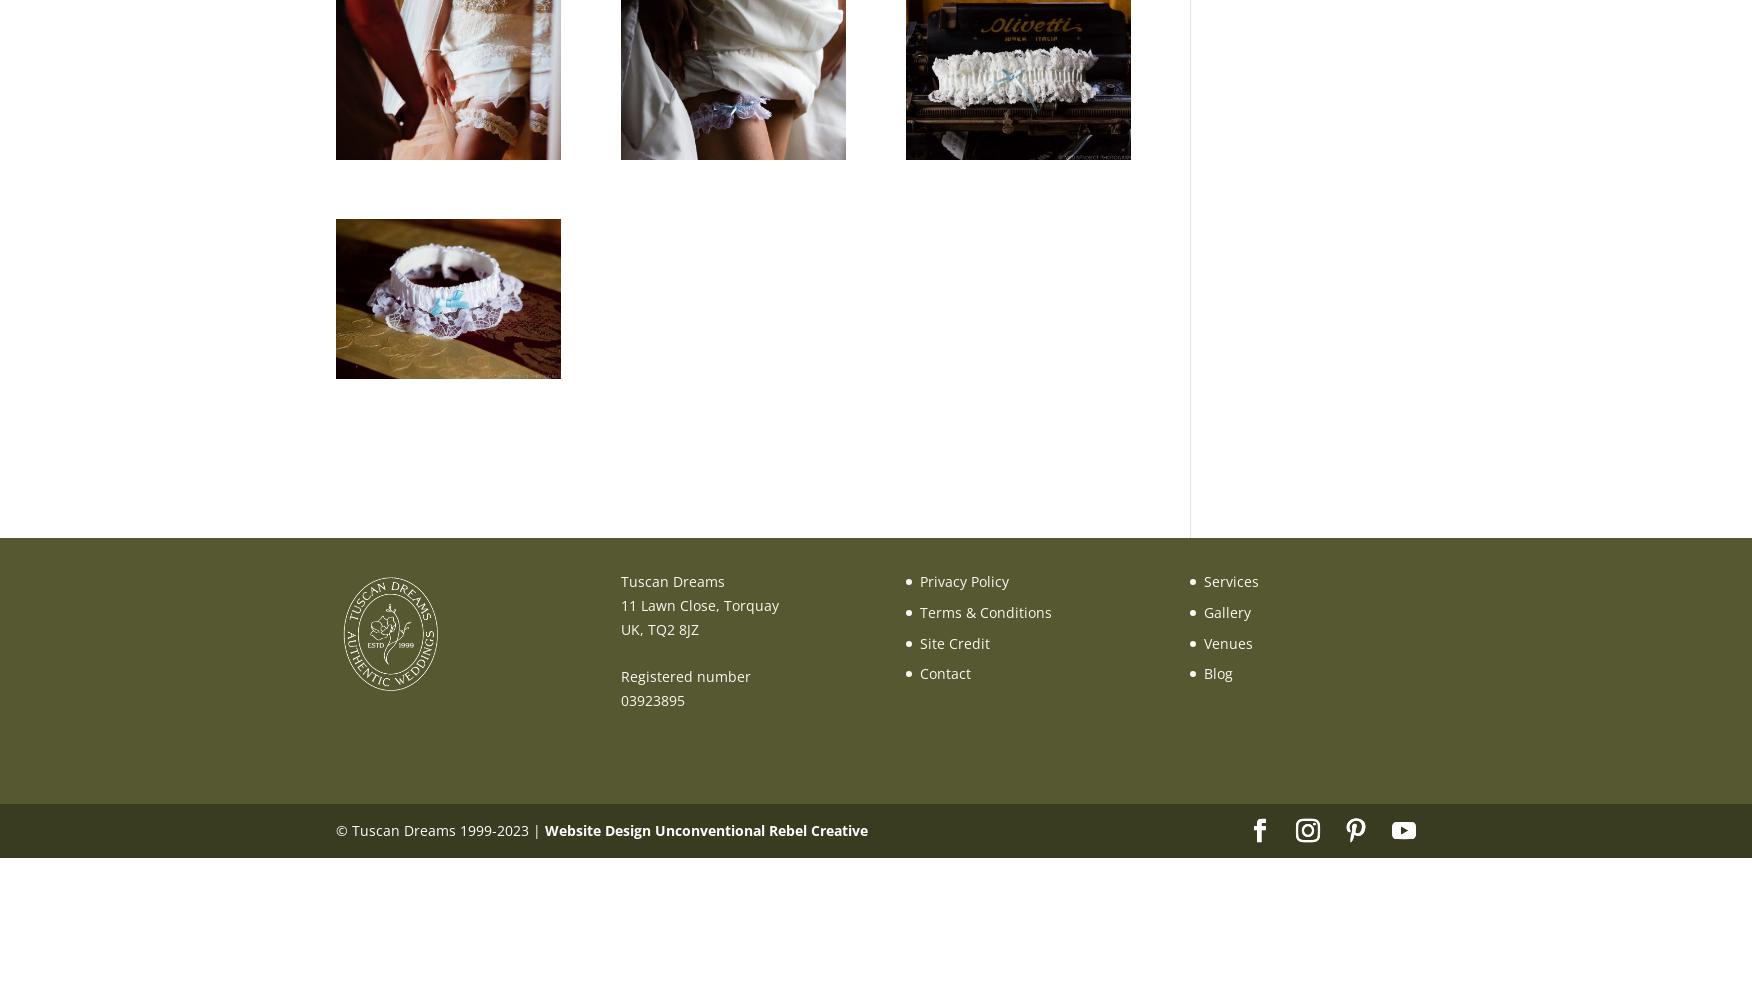 This screenshot has height=1000, width=1752. Describe the element at coordinates (1203, 580) in the screenshot. I see `'Services'` at that location.